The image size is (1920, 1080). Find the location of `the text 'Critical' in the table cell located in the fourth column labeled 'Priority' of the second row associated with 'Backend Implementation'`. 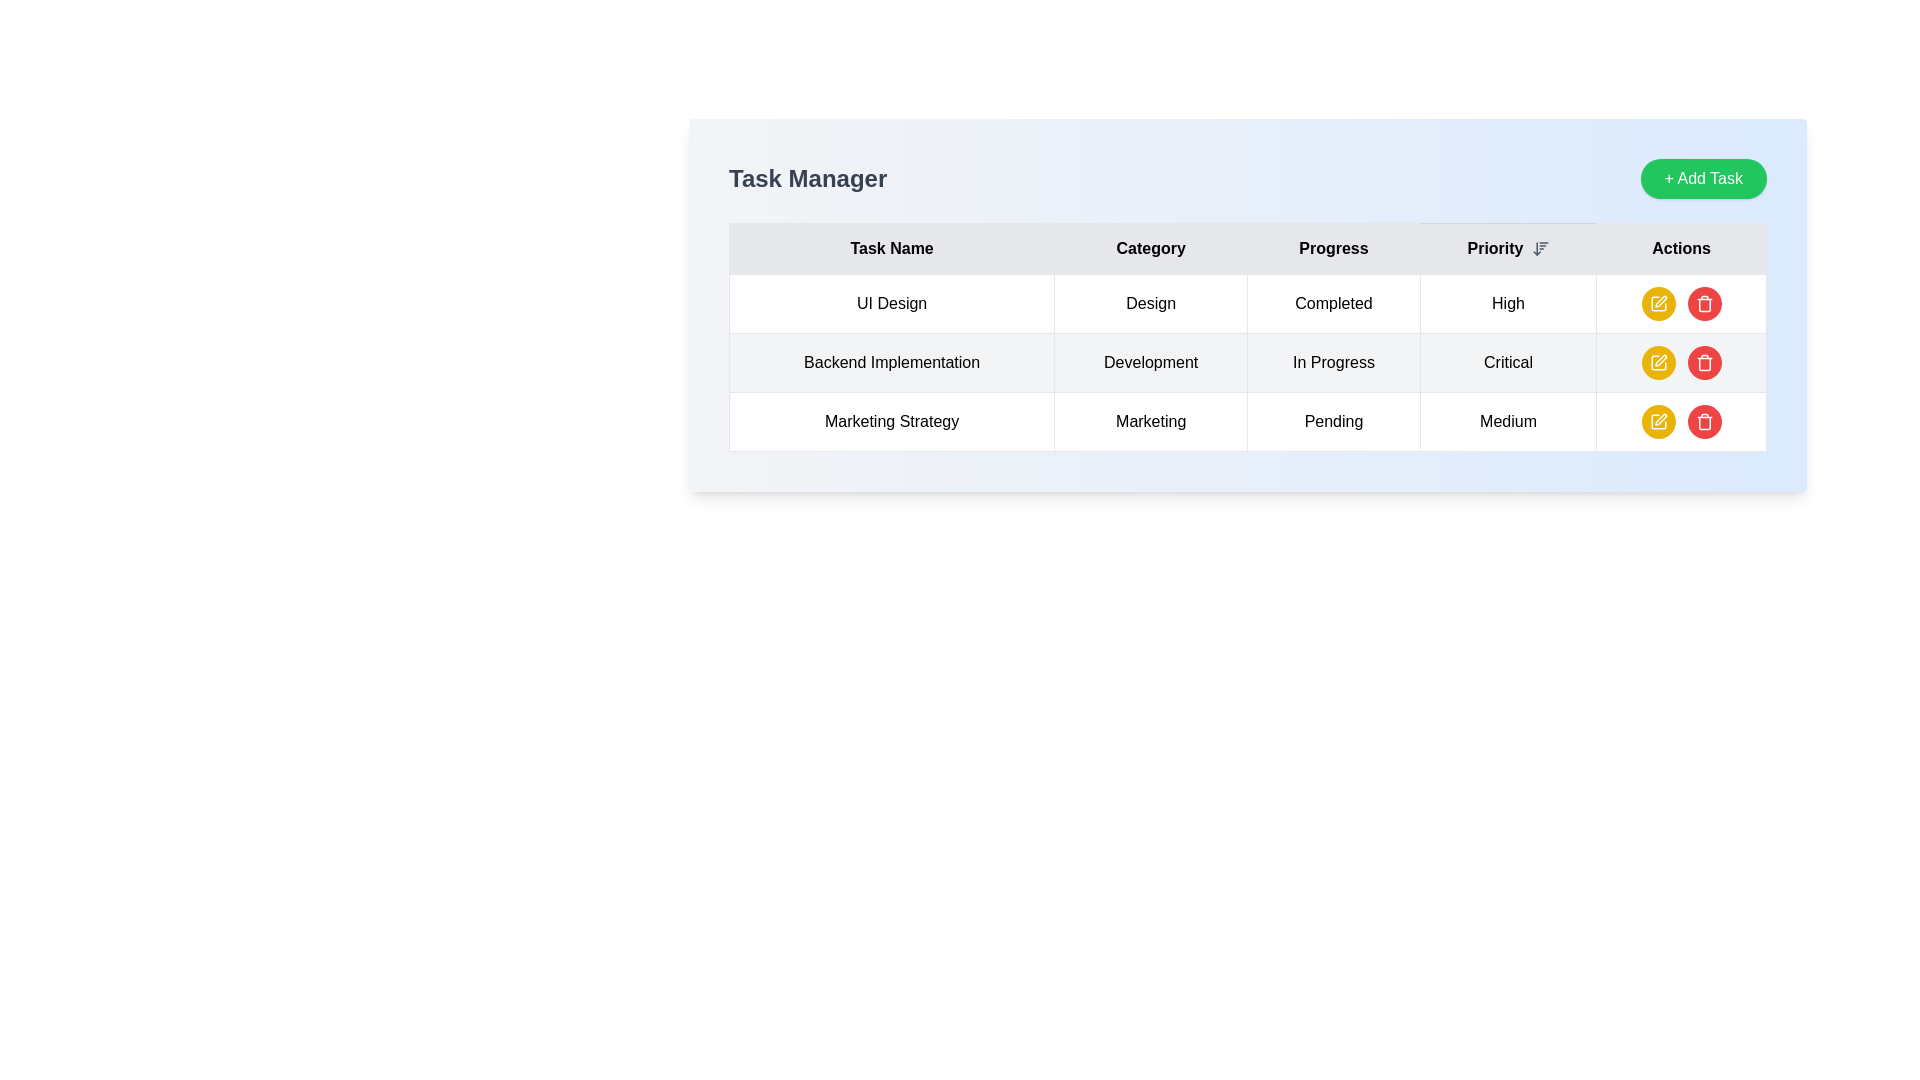

the text 'Critical' in the table cell located in the fourth column labeled 'Priority' of the second row associated with 'Backend Implementation' is located at coordinates (1508, 362).